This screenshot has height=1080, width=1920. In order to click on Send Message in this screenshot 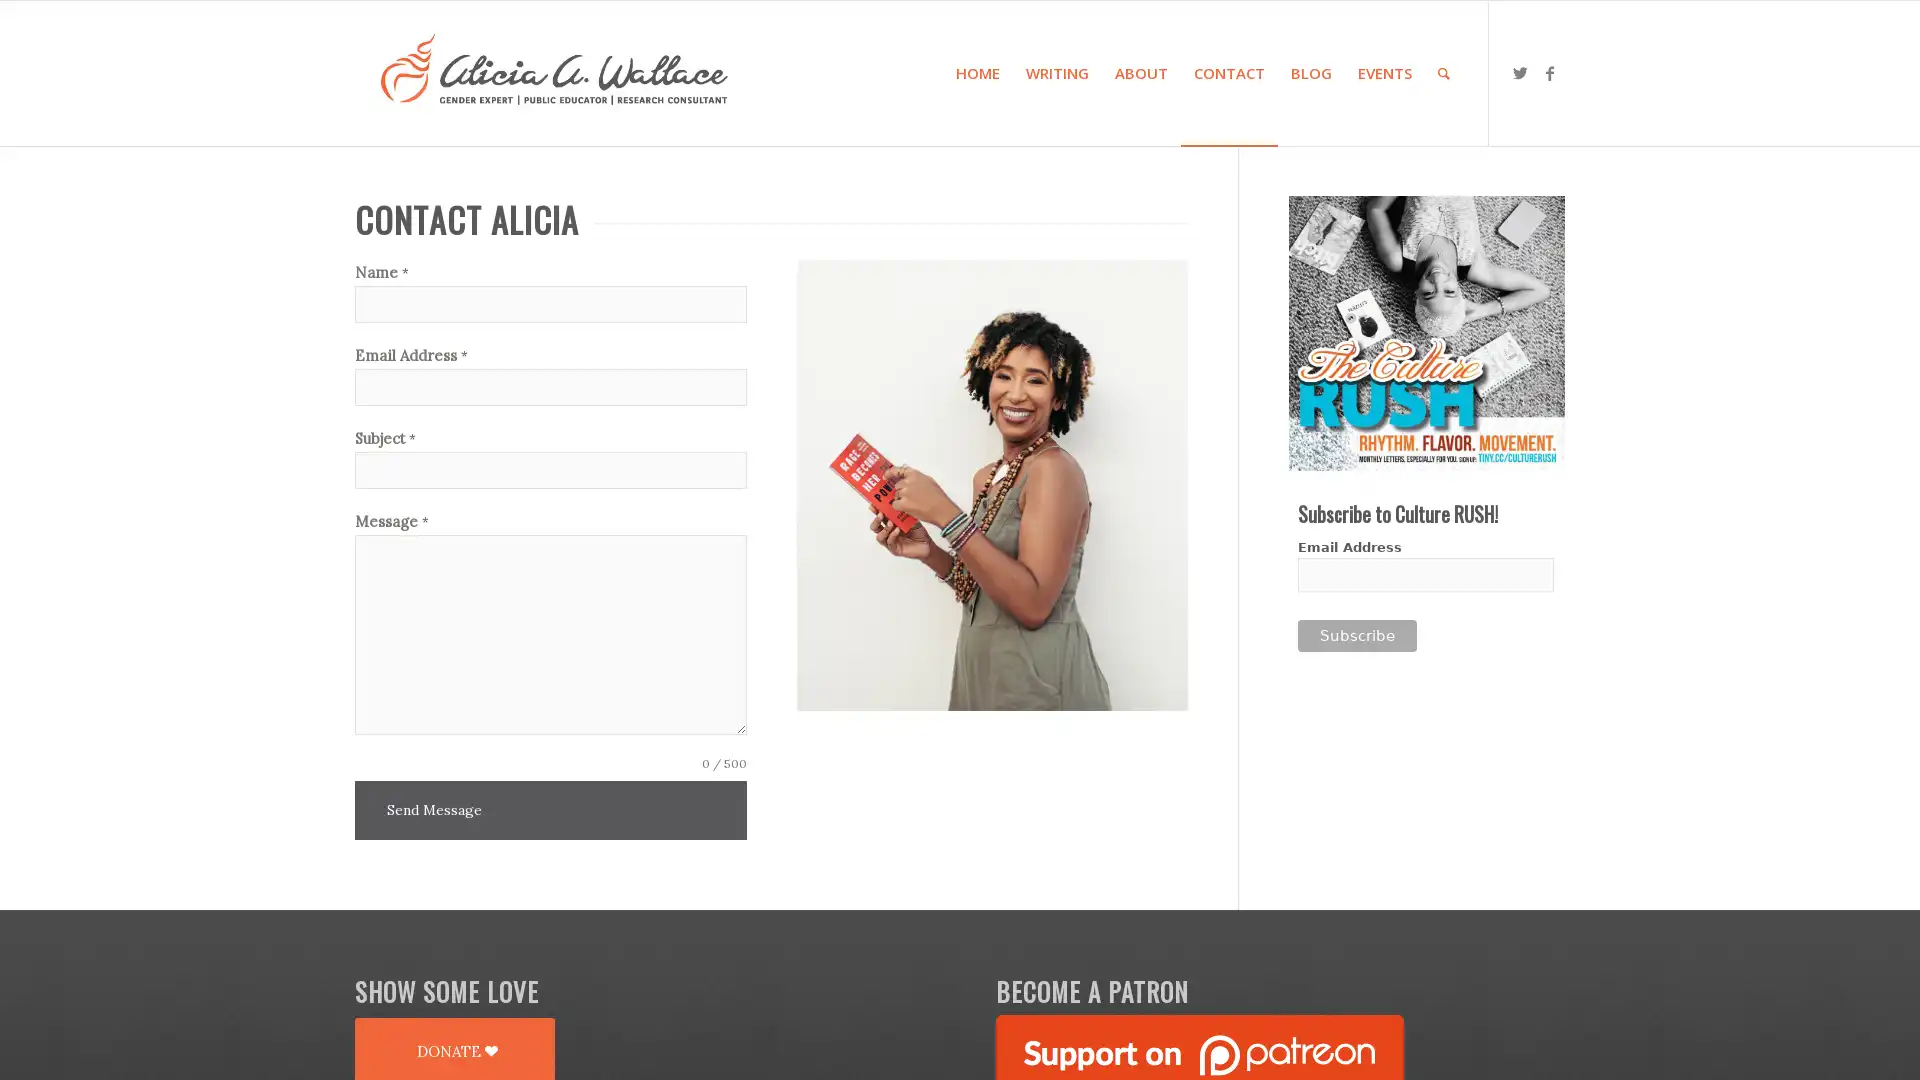, I will do `click(433, 810)`.